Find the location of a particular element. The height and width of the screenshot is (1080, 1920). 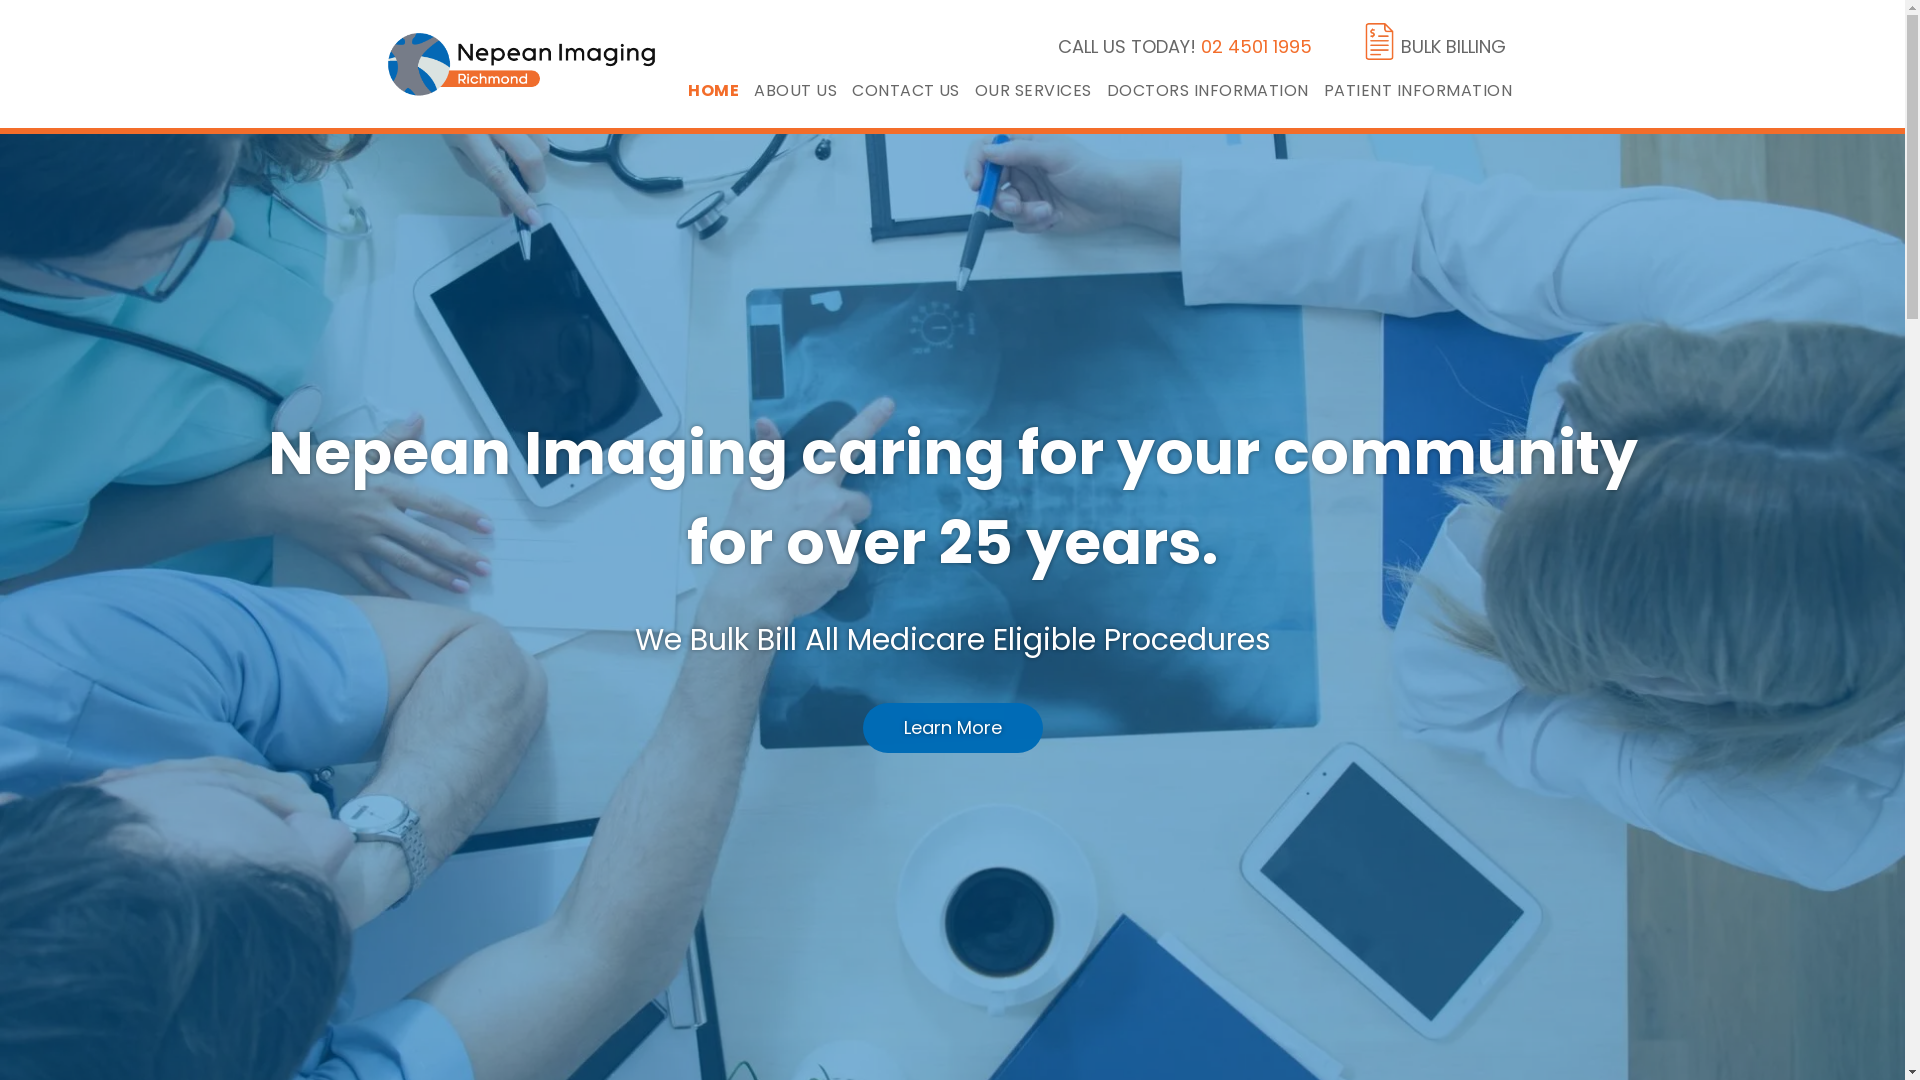

'OUR SERVICES' is located at coordinates (974, 90).